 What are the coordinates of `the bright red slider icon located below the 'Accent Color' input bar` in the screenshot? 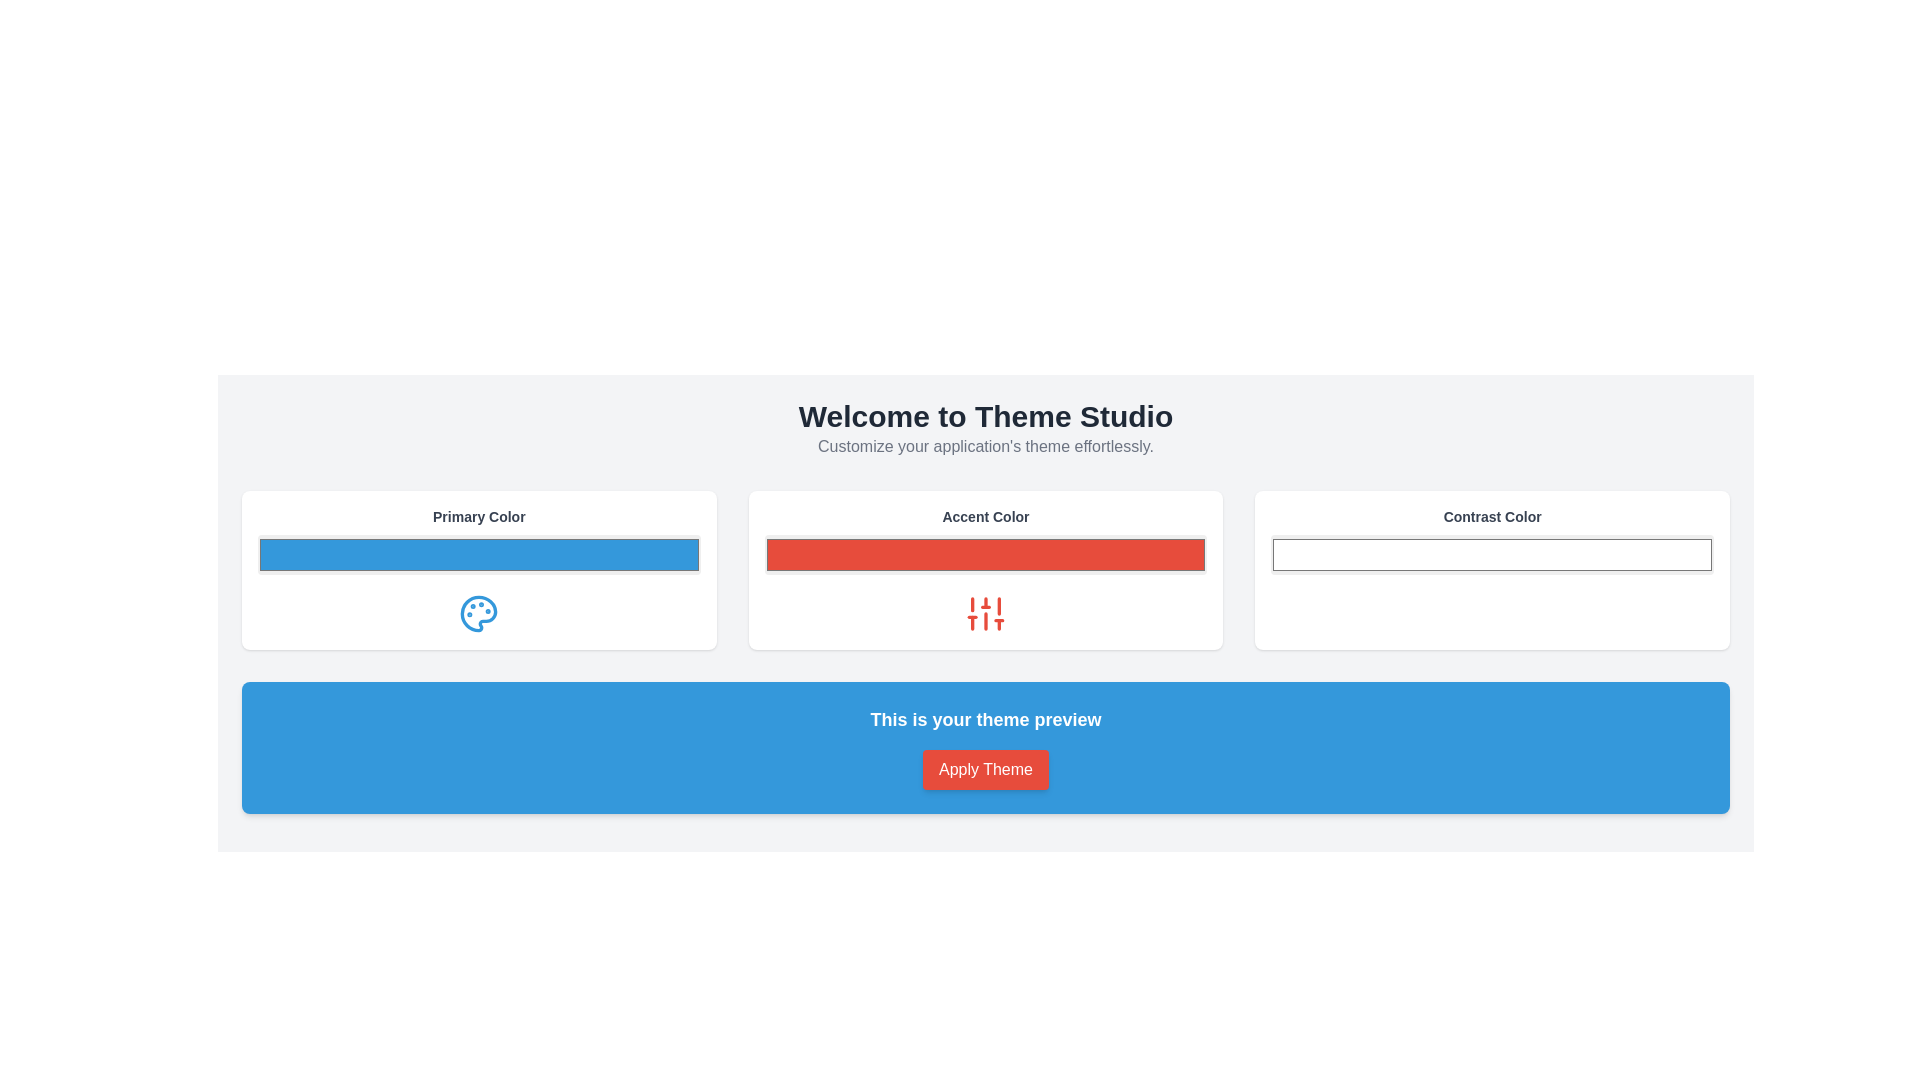 It's located at (985, 612).